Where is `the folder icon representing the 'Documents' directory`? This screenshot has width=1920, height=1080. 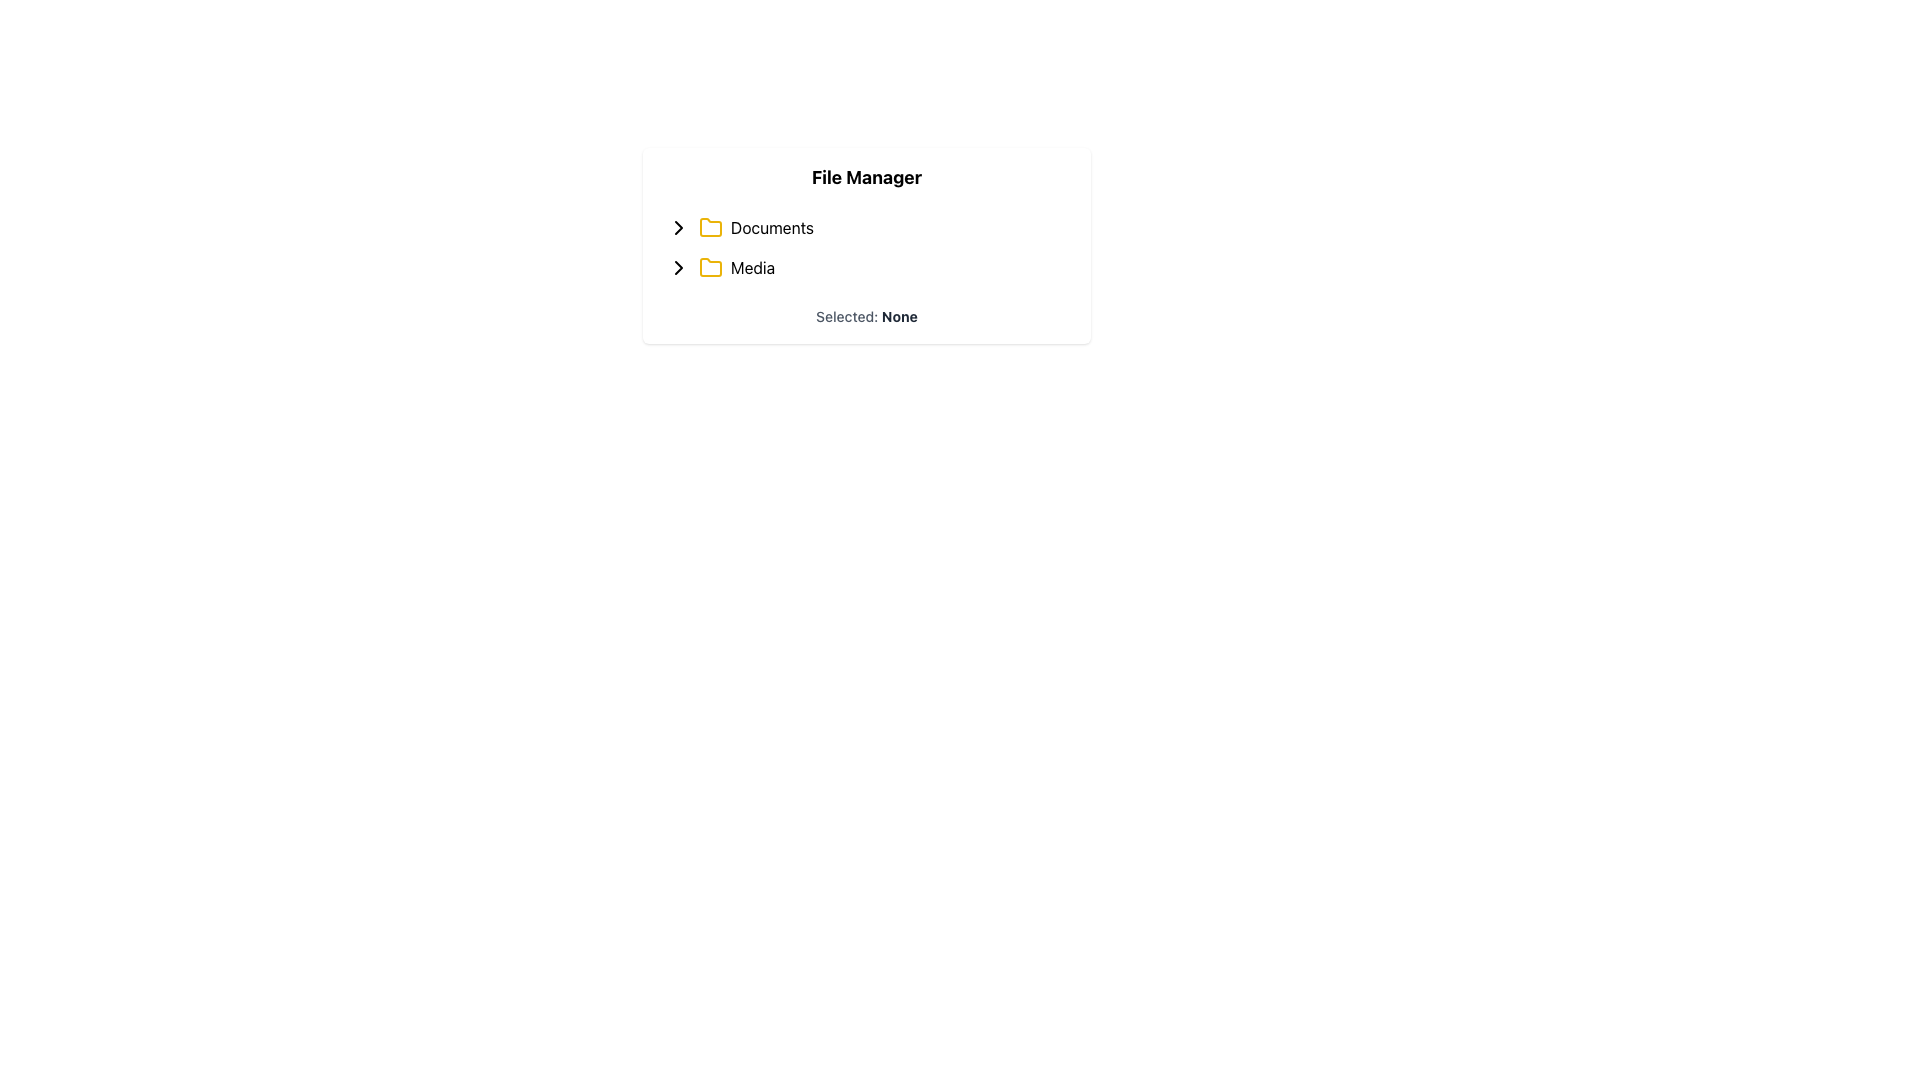
the folder icon representing the 'Documents' directory is located at coordinates (710, 226).